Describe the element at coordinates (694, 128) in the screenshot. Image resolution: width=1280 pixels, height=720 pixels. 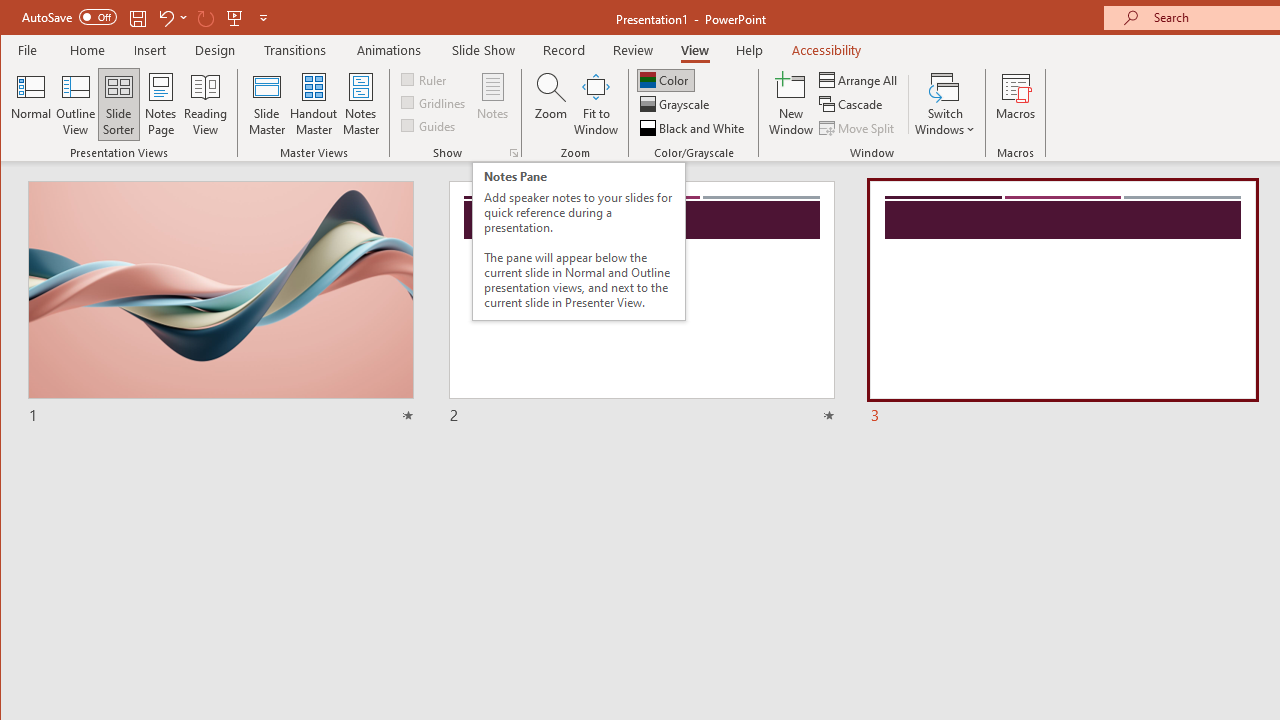
I see `'Black and White'` at that location.